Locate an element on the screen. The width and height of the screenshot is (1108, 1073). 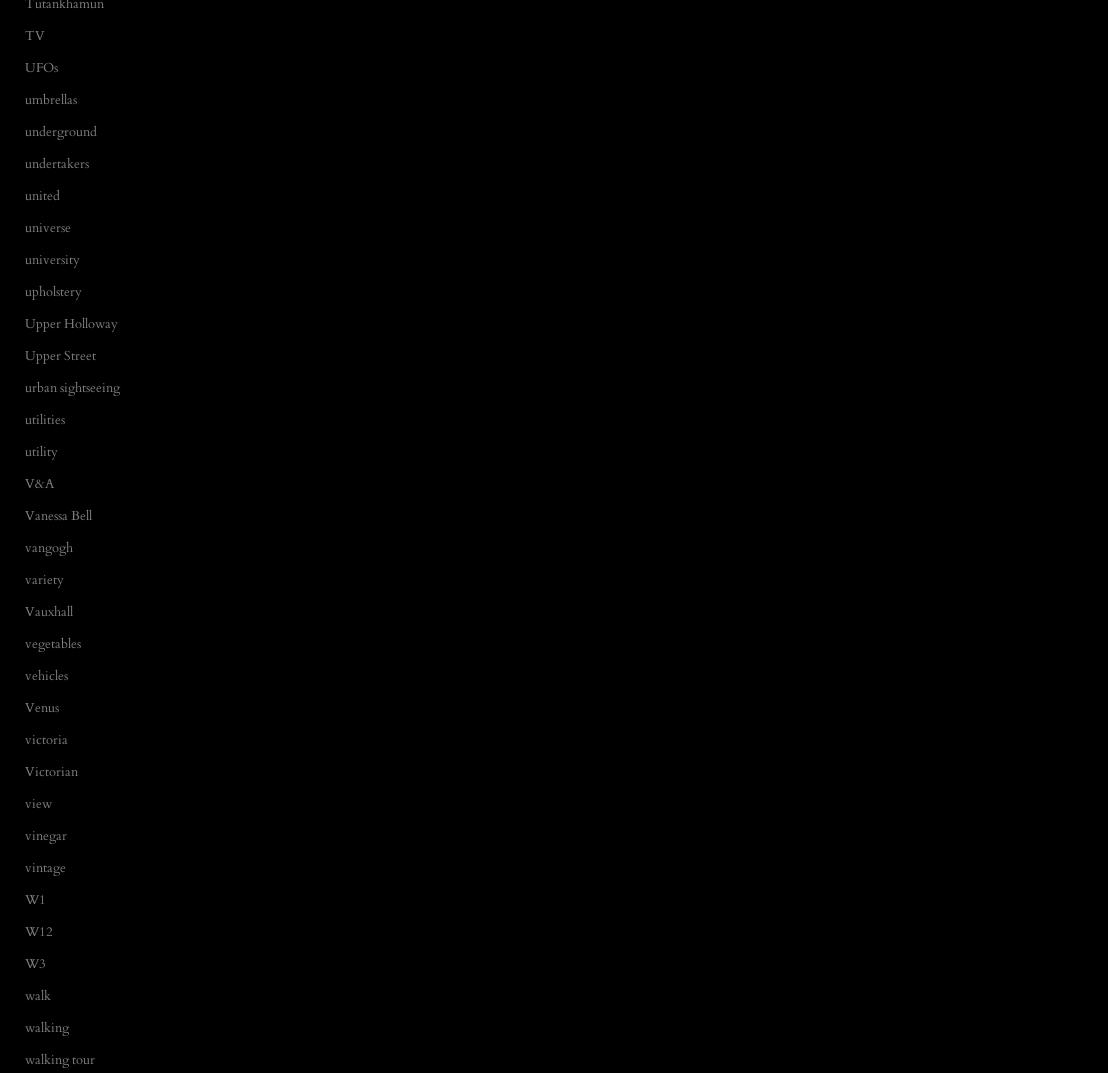
'Vanessa Bell' is located at coordinates (57, 514).